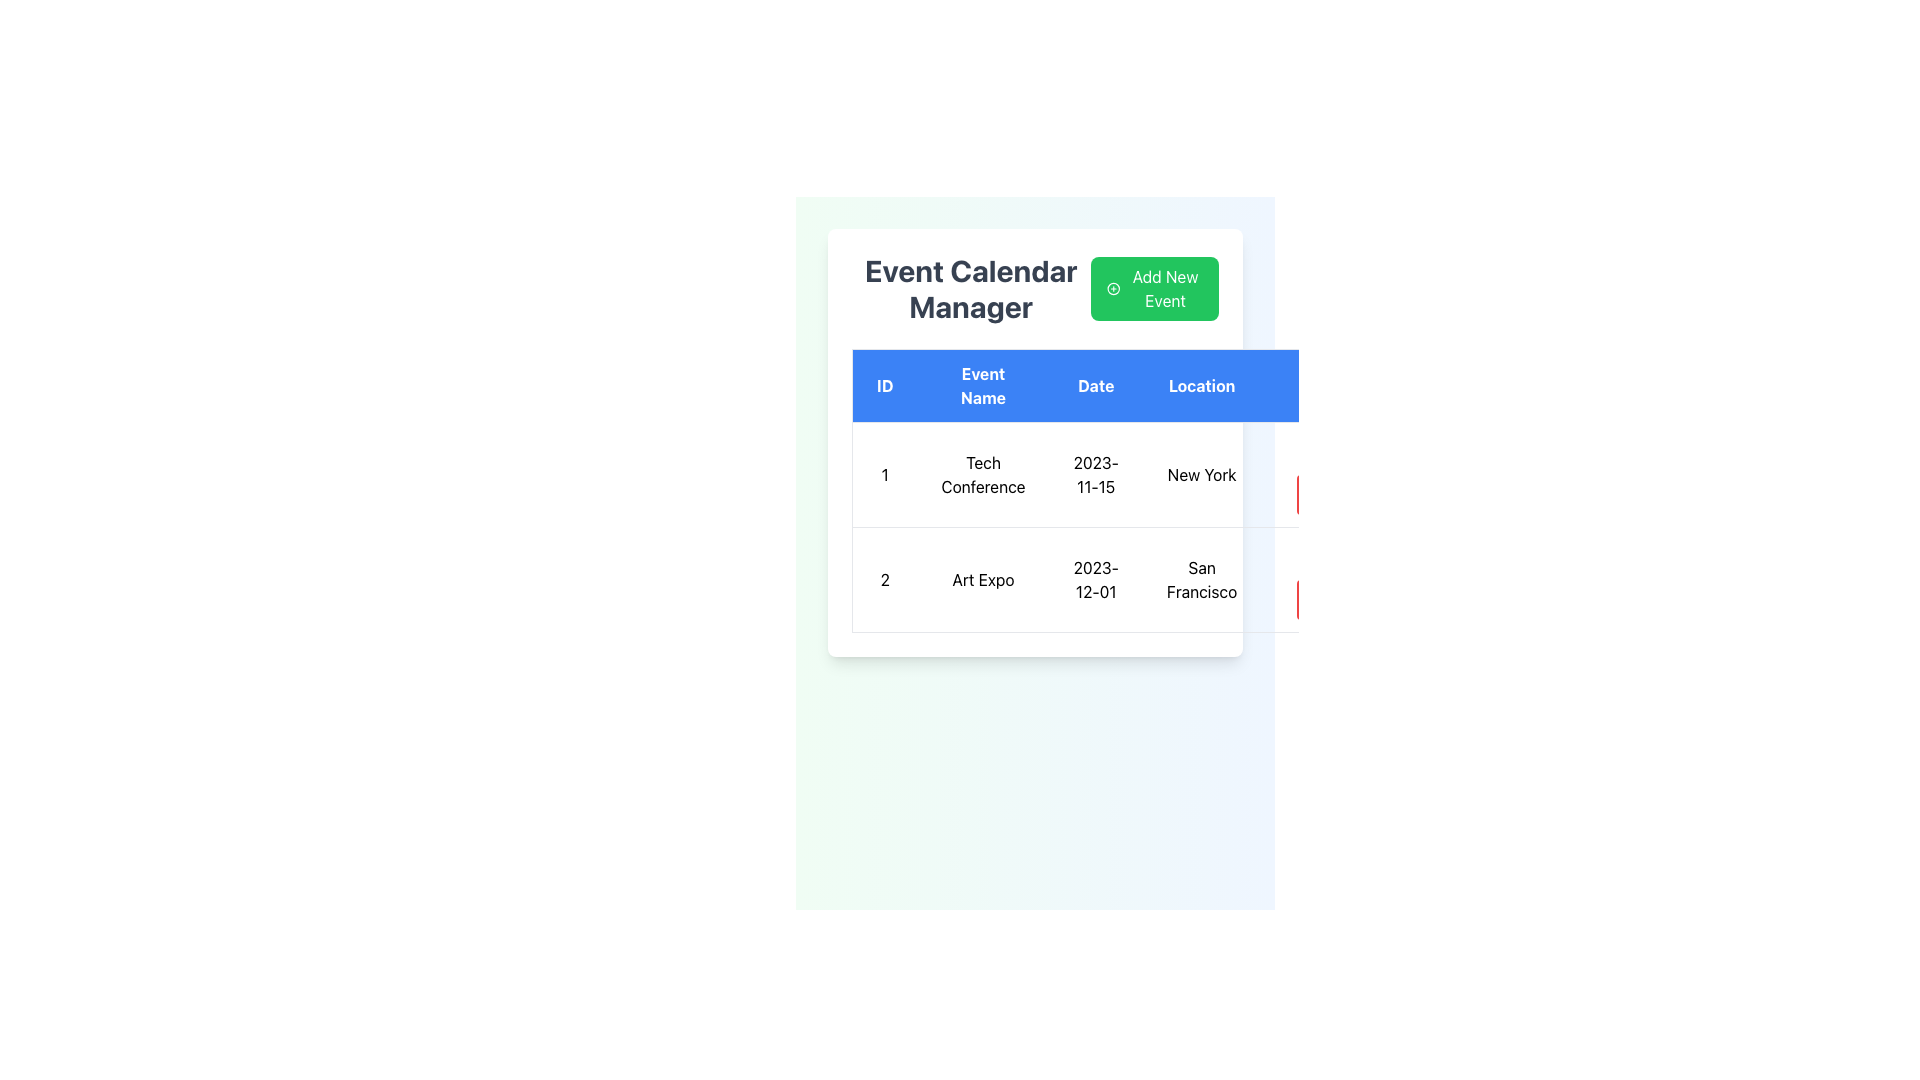 The image size is (1920, 1080). What do you see at coordinates (1095, 579) in the screenshot?
I see `the static date label for the 'Art Expo' event in the second row of the table, located in the 'Date' column` at bounding box center [1095, 579].